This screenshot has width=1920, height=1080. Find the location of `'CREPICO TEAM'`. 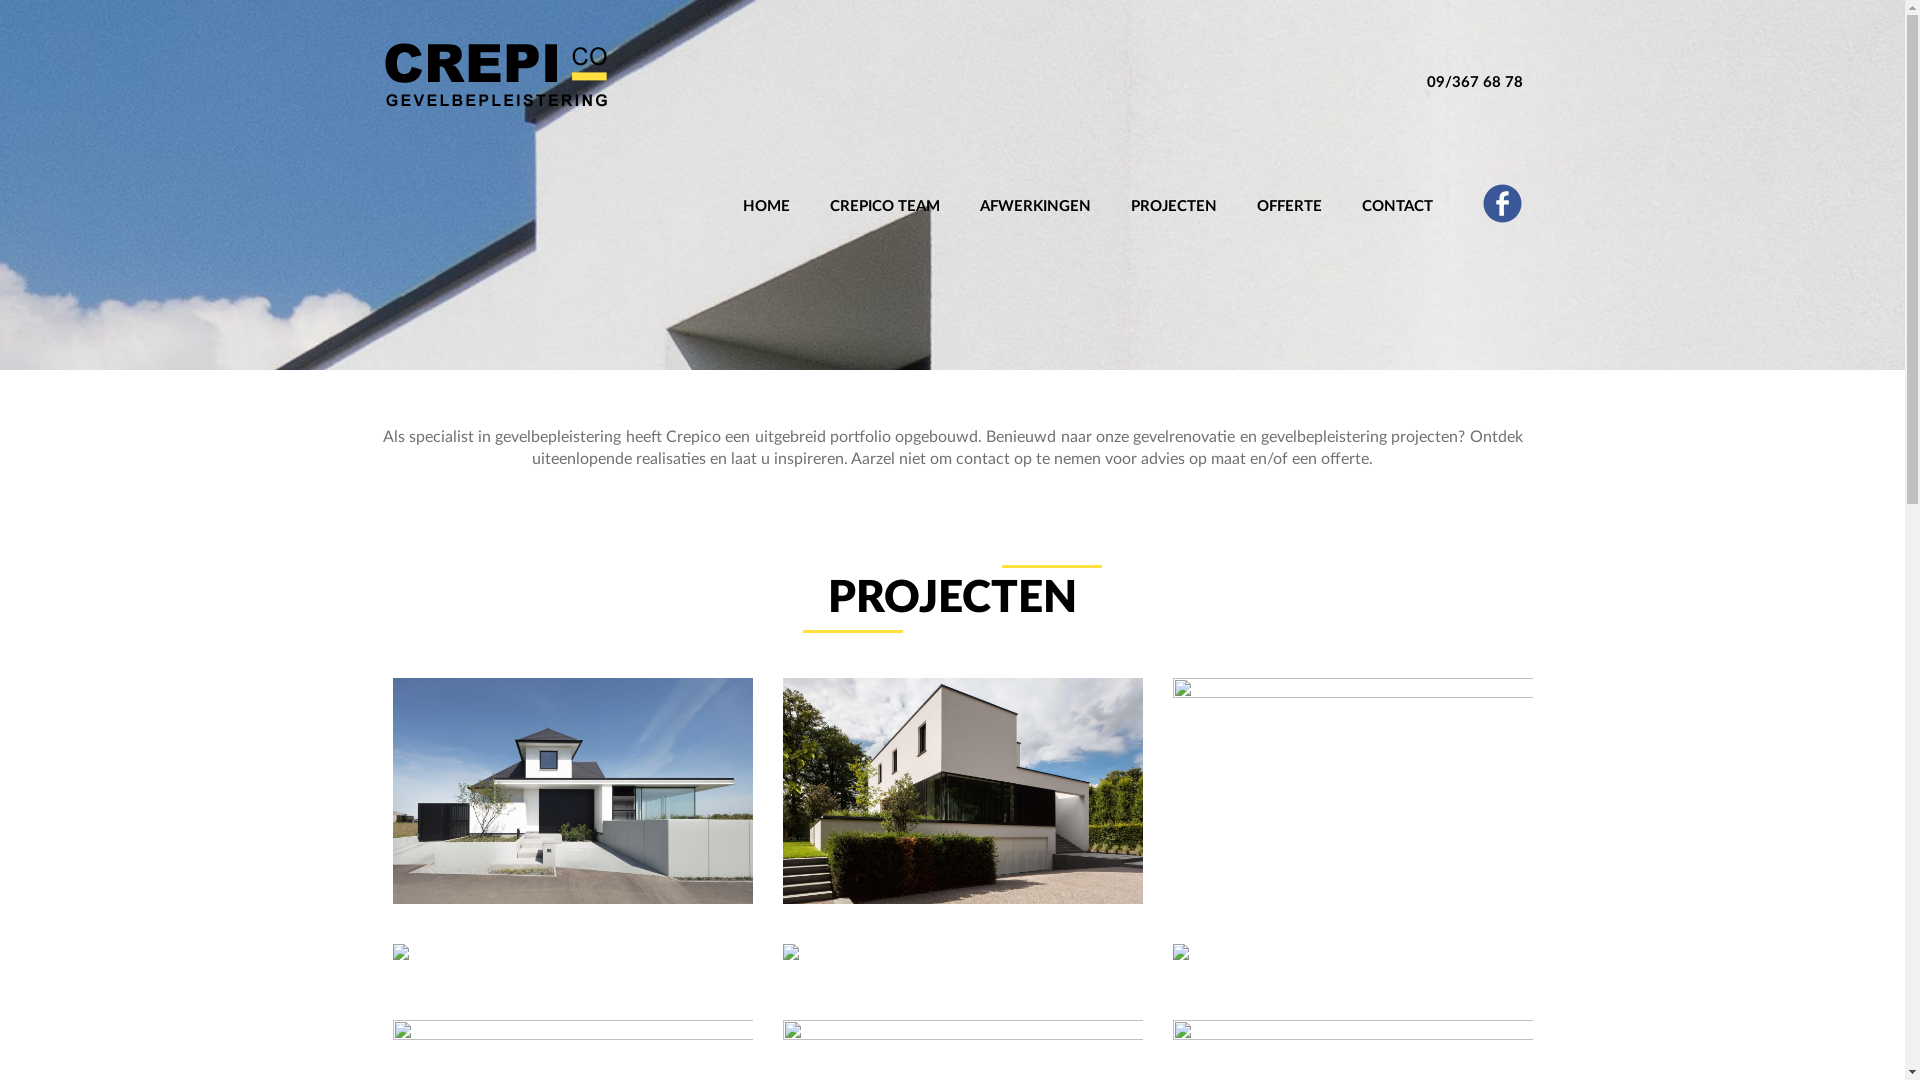

'CREPICO TEAM' is located at coordinates (883, 185).